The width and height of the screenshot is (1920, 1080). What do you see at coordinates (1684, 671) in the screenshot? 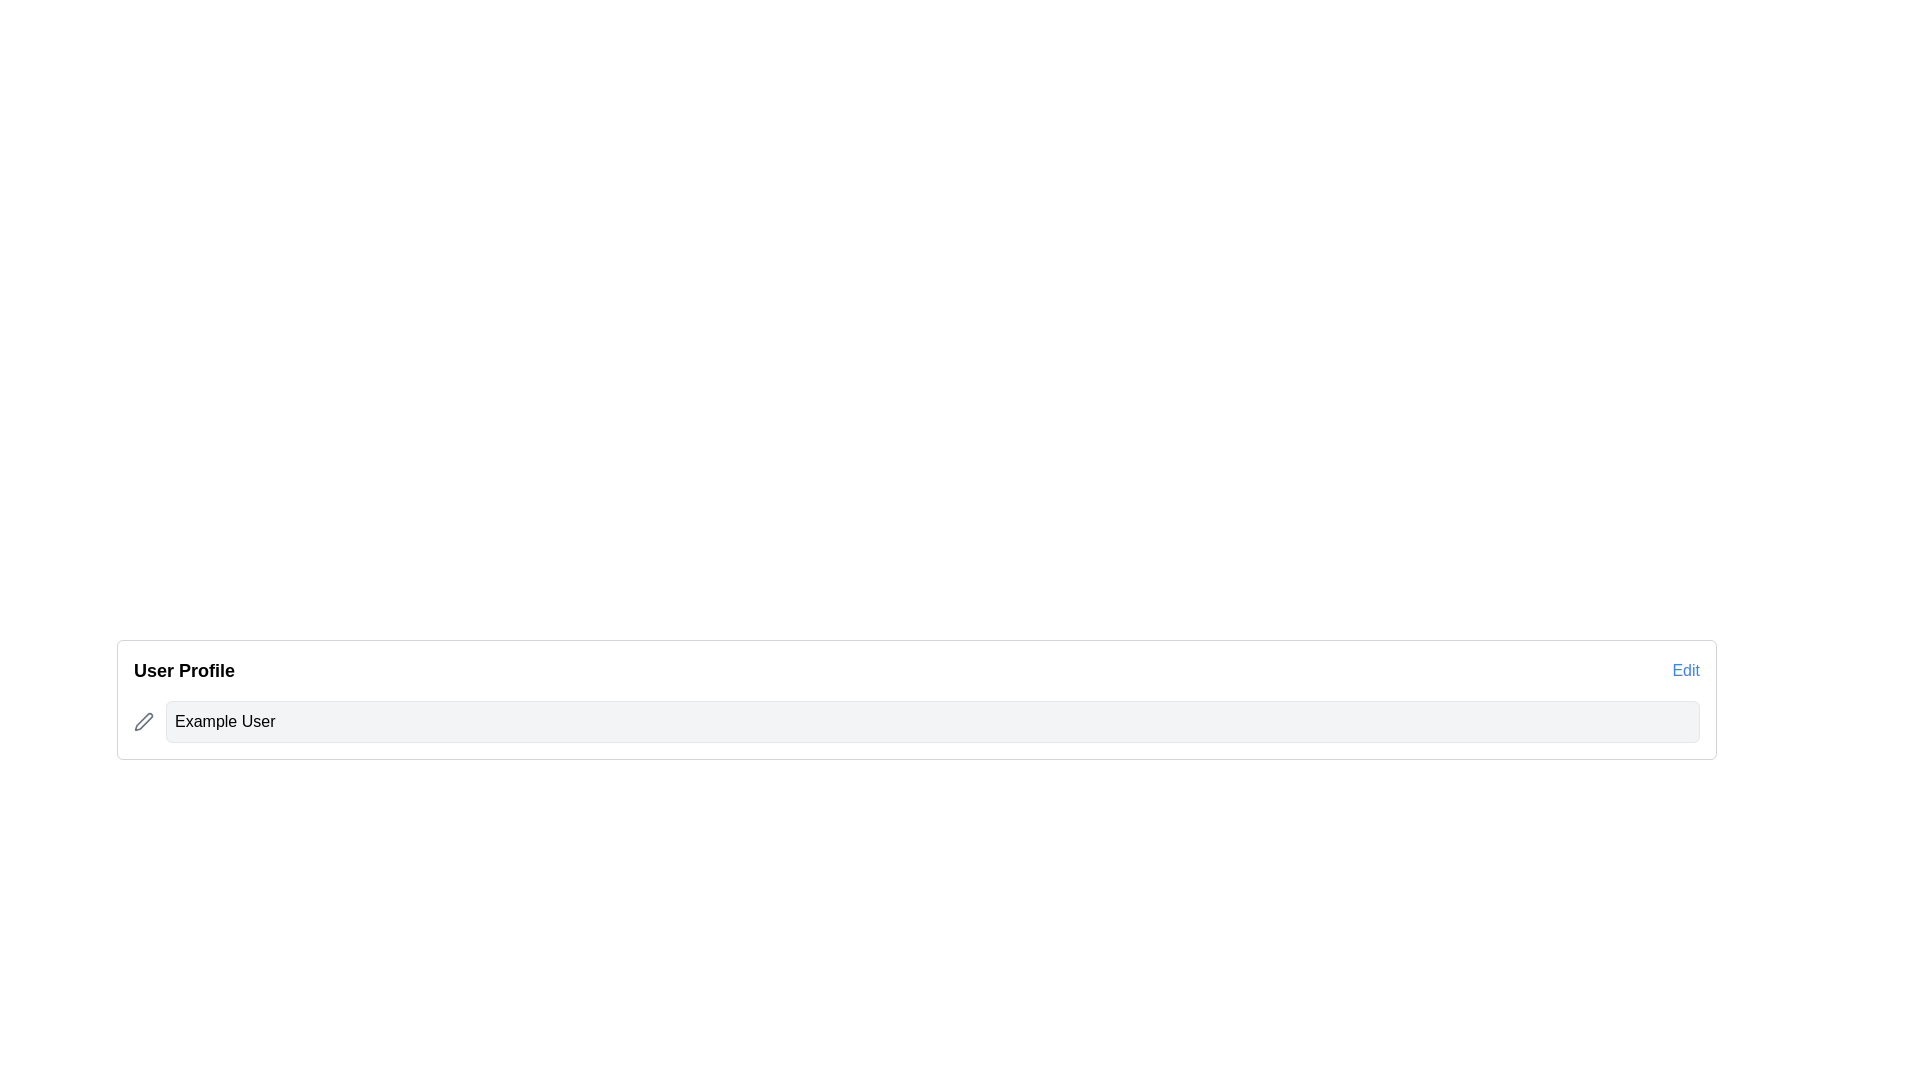
I see `the hyperlink located at the far right of the 'User Profile' header section` at bounding box center [1684, 671].